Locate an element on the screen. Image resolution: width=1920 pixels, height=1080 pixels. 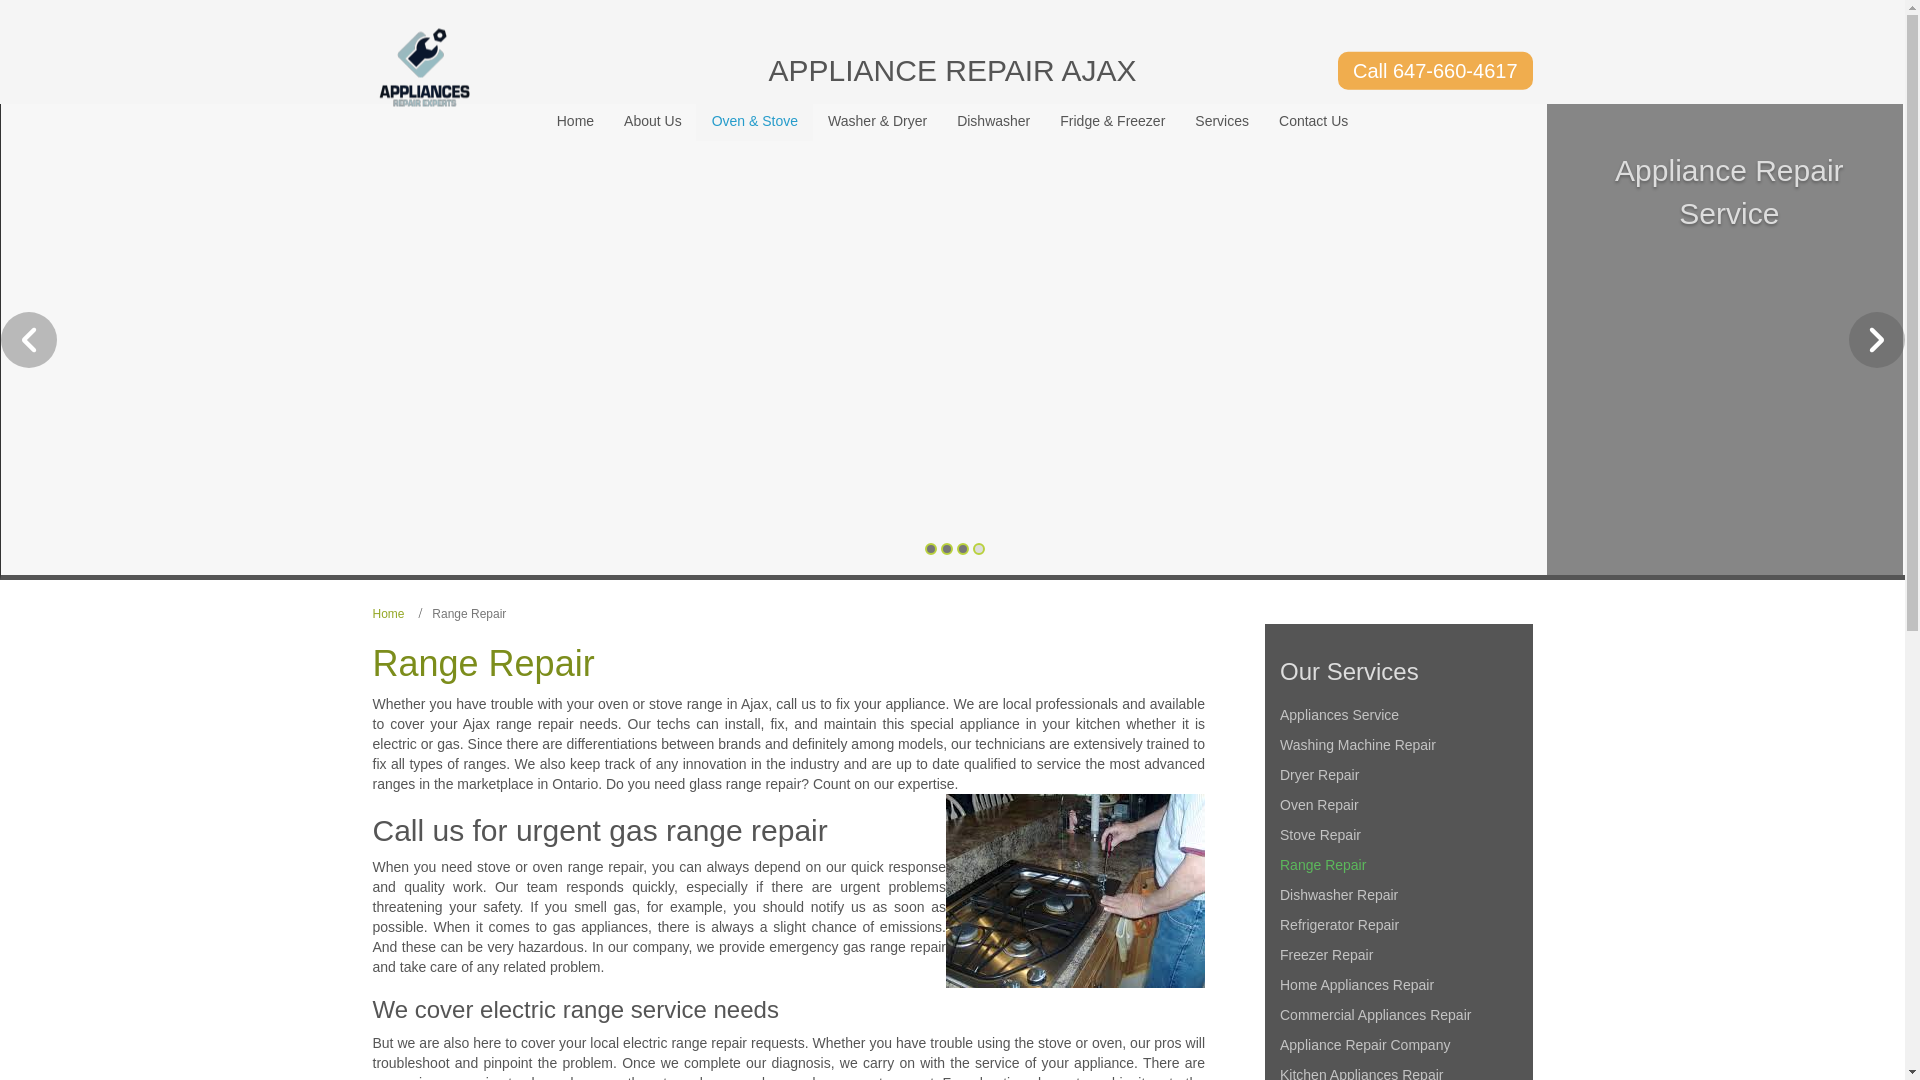
'Dishwasher' is located at coordinates (993, 120).